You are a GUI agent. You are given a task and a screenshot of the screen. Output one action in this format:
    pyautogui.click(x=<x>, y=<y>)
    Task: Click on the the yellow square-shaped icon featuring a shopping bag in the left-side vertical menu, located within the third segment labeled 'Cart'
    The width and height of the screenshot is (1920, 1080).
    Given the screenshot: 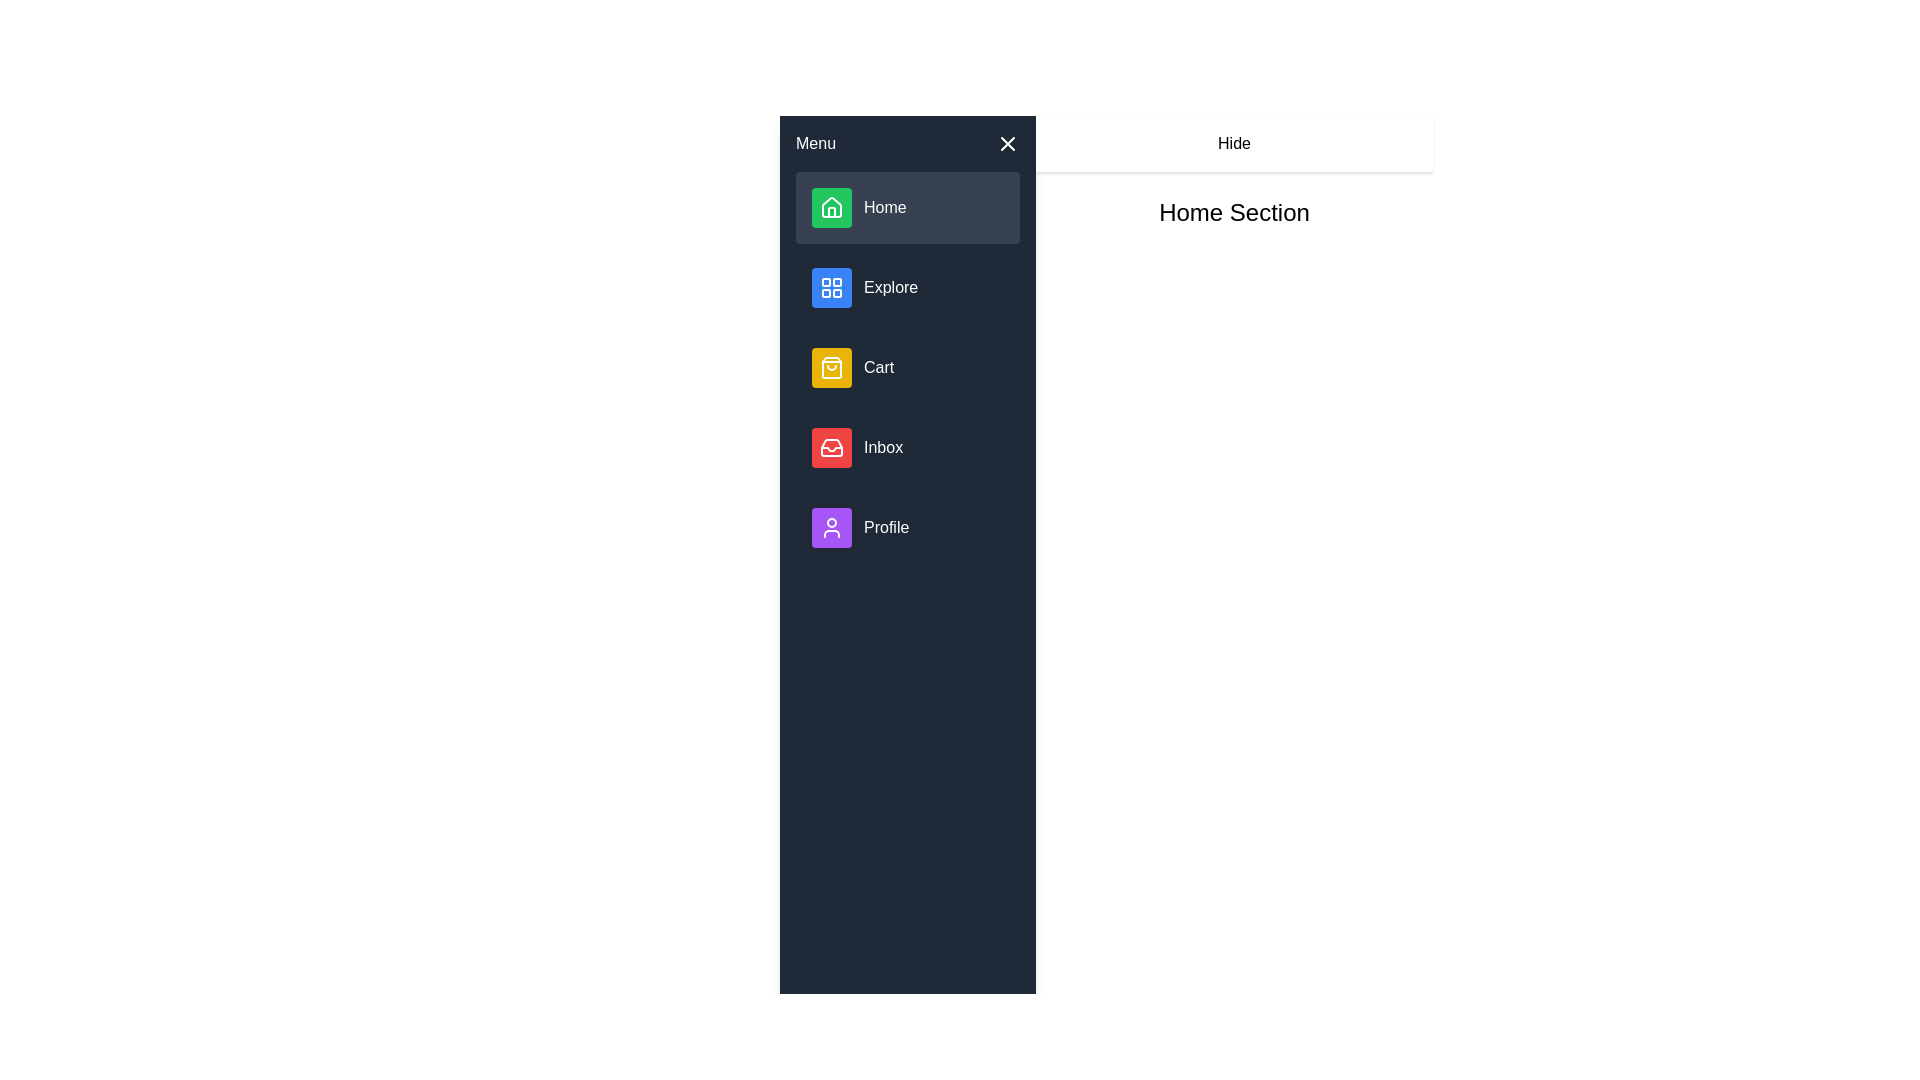 What is the action you would take?
    pyautogui.click(x=831, y=367)
    